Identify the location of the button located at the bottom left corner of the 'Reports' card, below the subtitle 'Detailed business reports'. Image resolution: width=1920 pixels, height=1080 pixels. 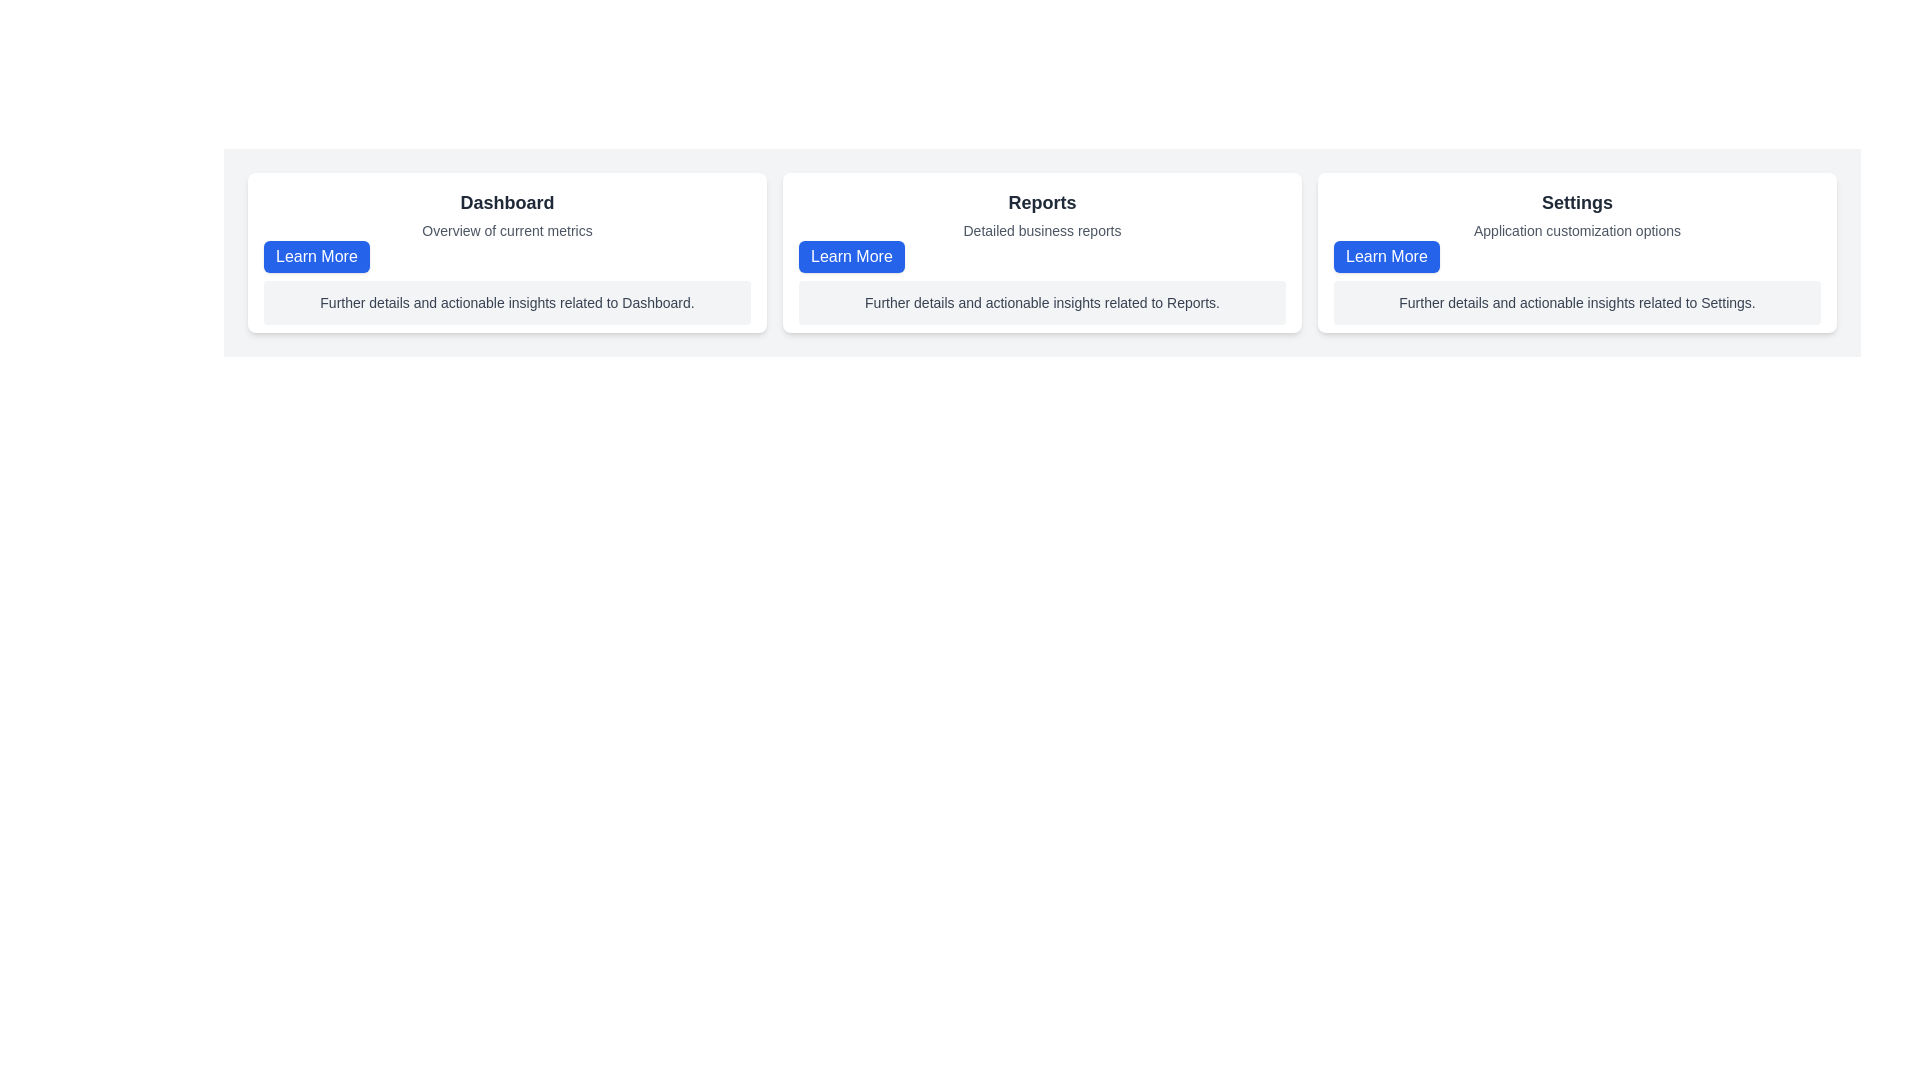
(851, 256).